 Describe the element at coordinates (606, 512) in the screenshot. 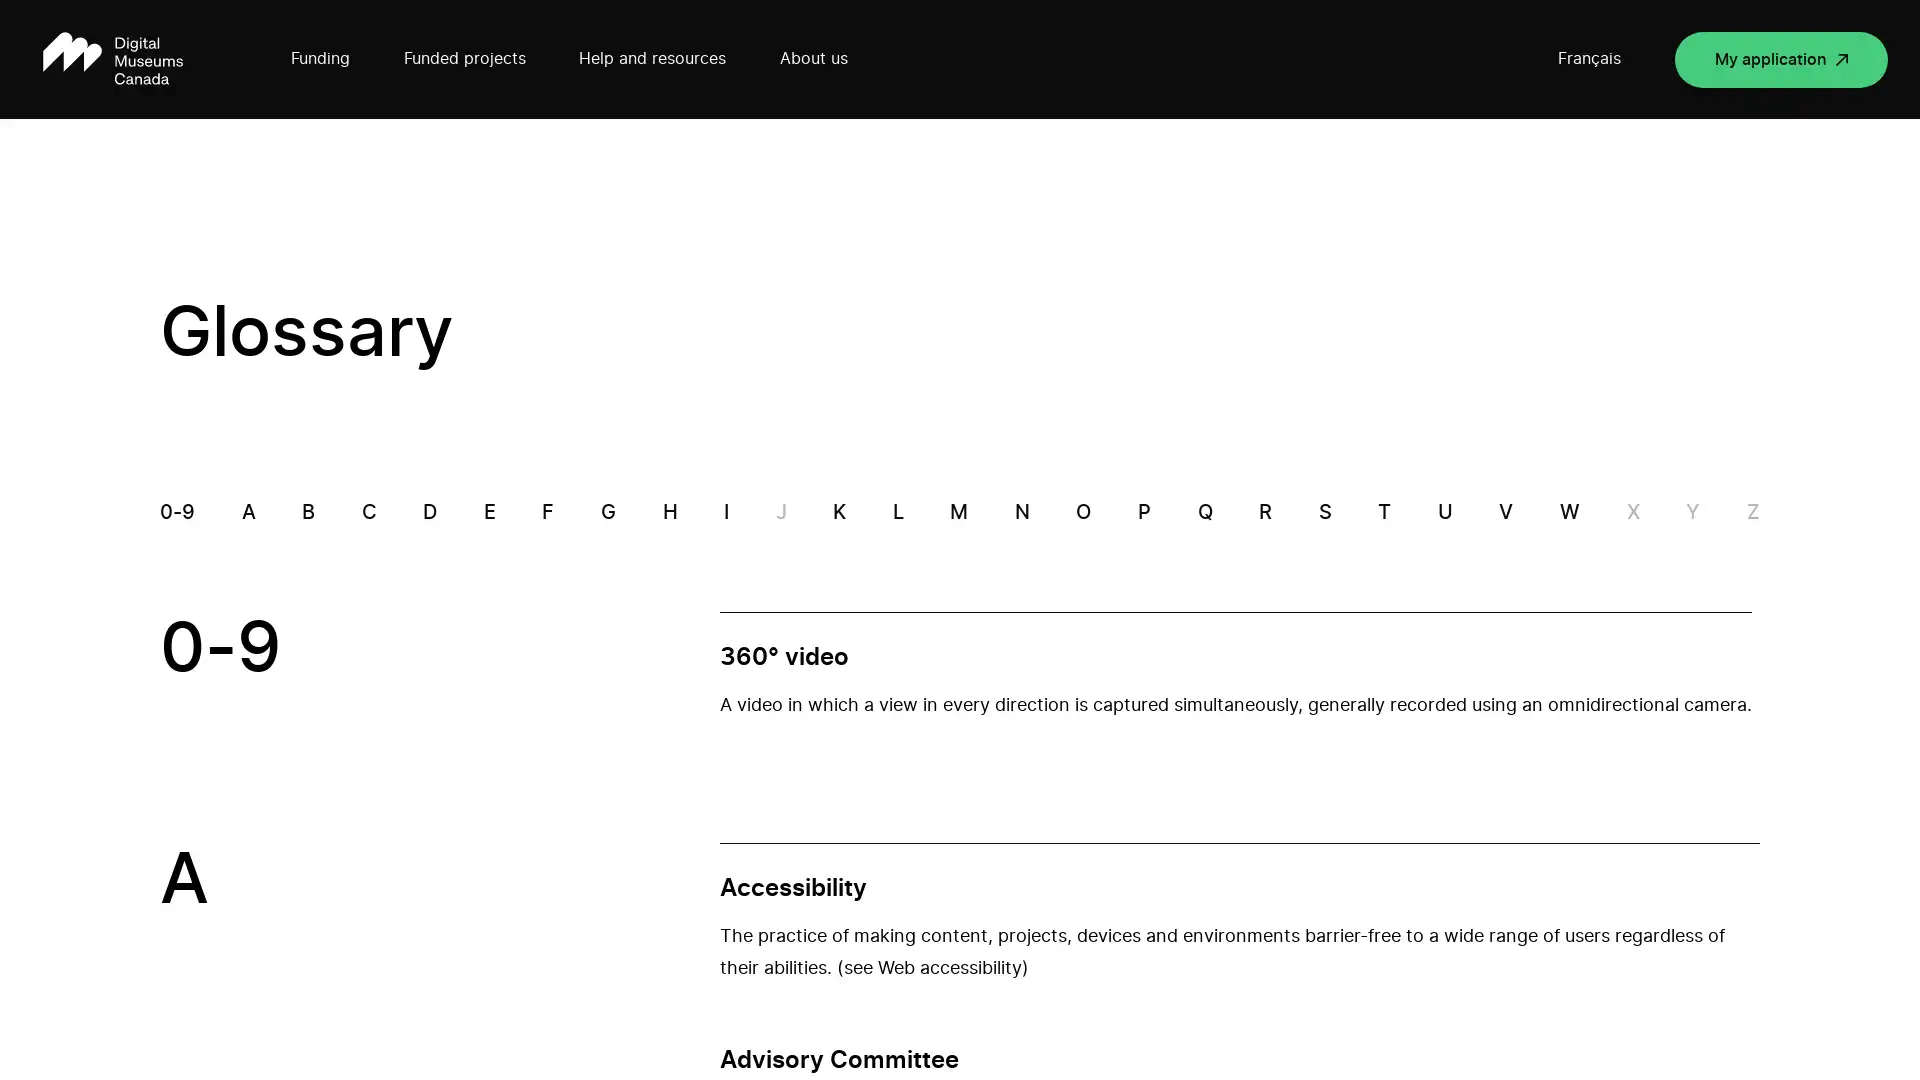

I see `G` at that location.